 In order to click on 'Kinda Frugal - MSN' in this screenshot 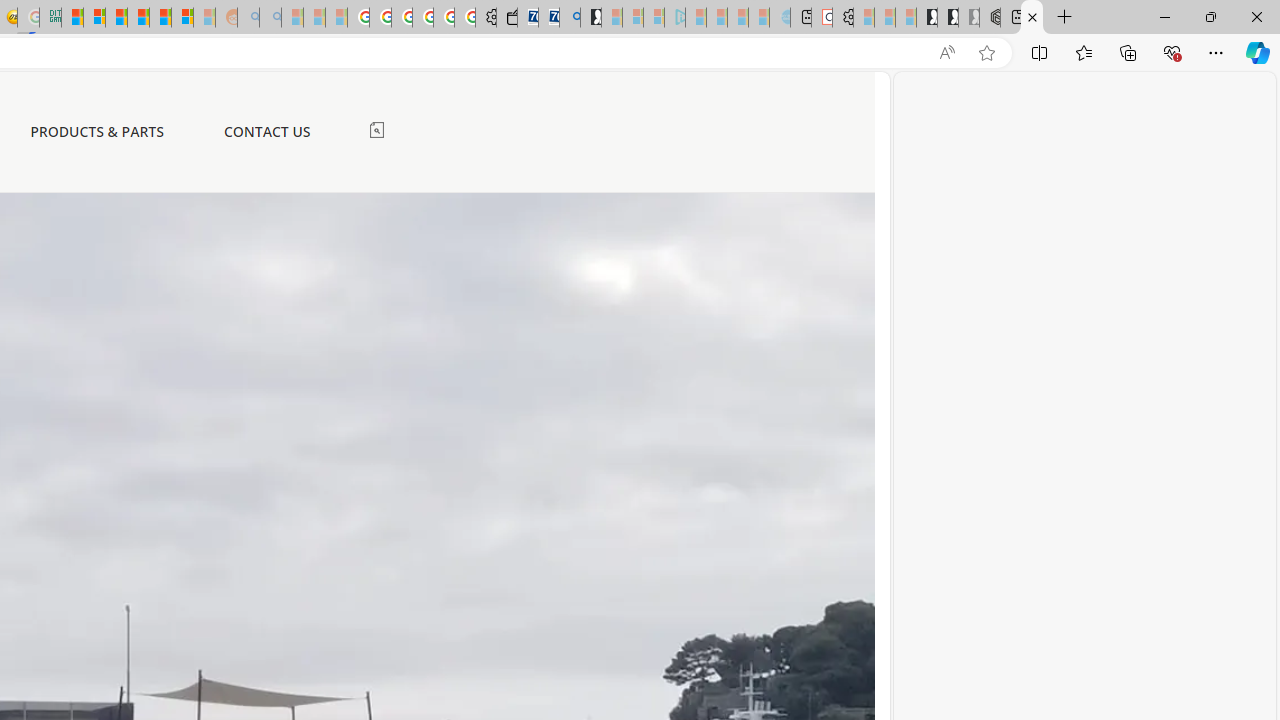, I will do `click(160, 17)`.